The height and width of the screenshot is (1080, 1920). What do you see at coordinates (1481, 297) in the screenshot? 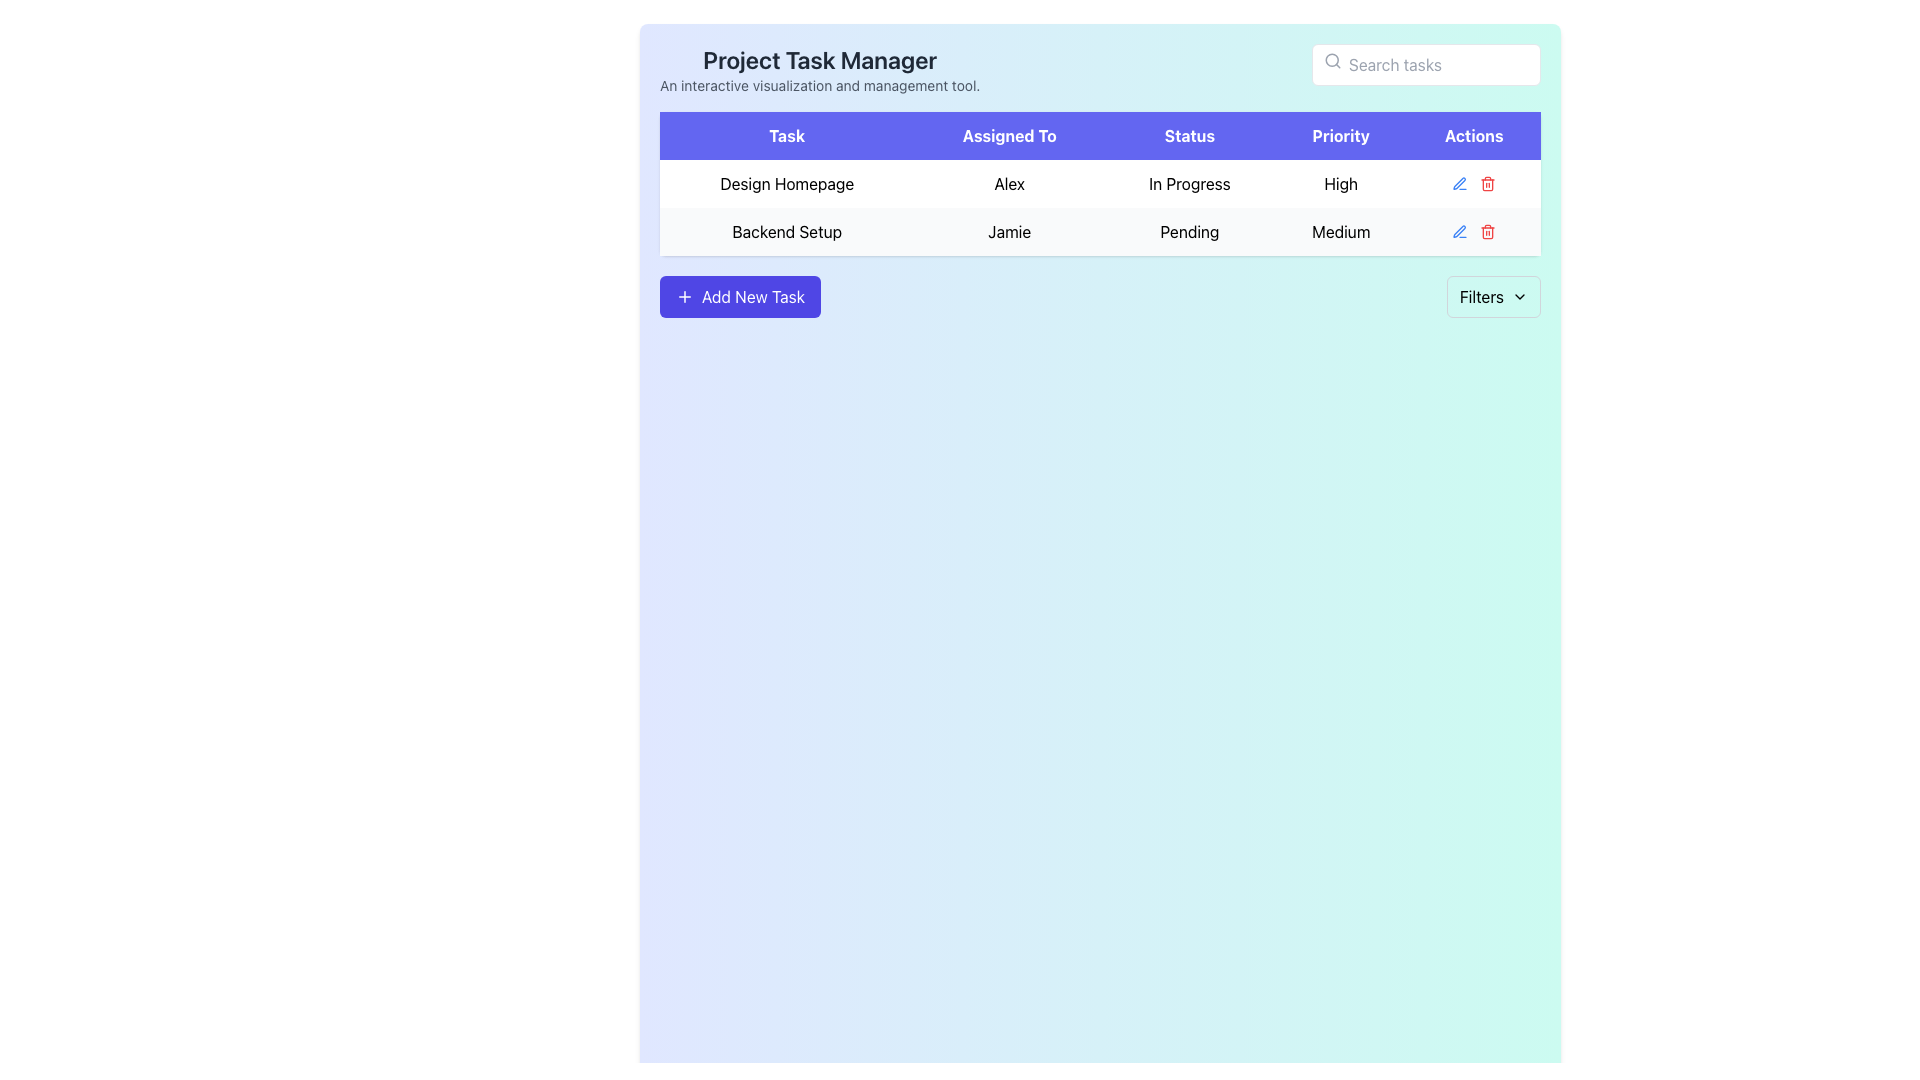
I see `static text label that reads 'Filters' located in the upper-right corner of the interface, styled in a sans-serif font` at bounding box center [1481, 297].